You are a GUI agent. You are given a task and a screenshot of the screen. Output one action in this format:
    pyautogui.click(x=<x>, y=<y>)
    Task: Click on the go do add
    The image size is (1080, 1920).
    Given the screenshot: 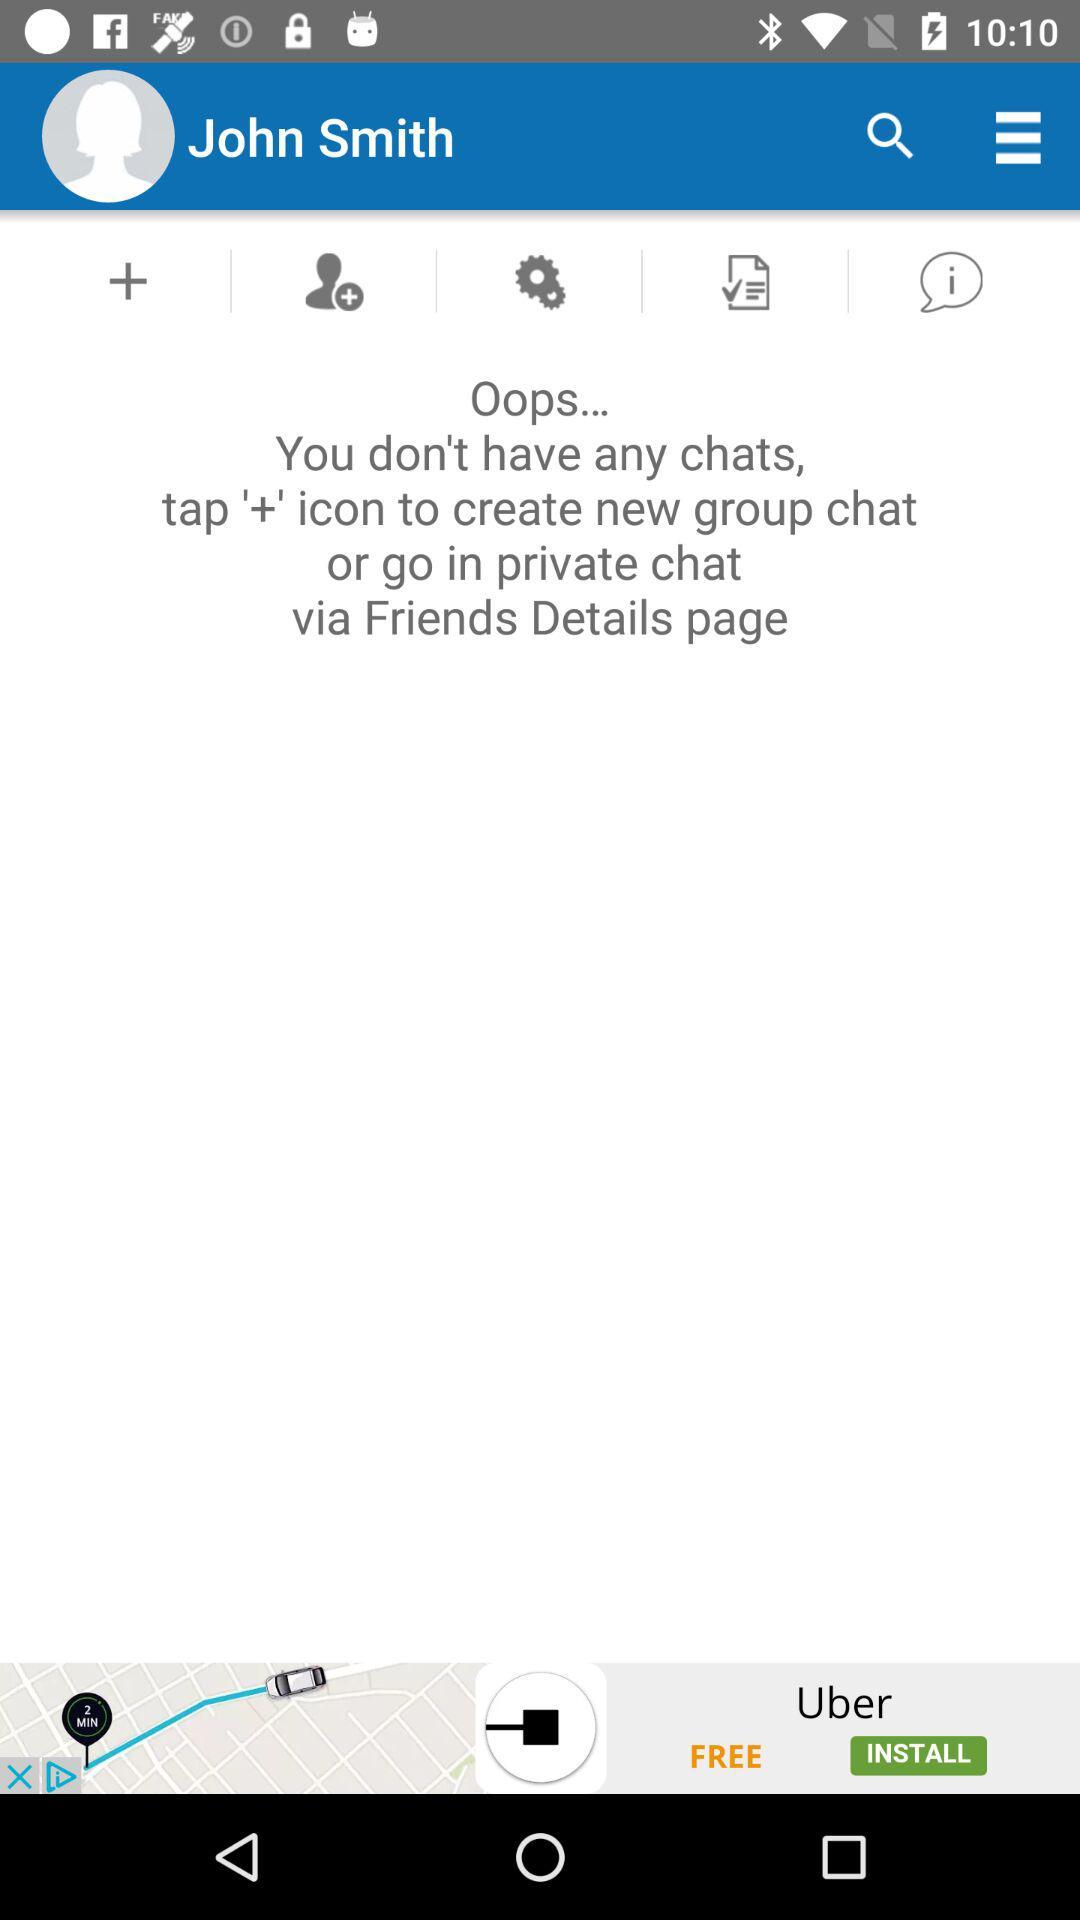 What is the action you would take?
    pyautogui.click(x=128, y=280)
    